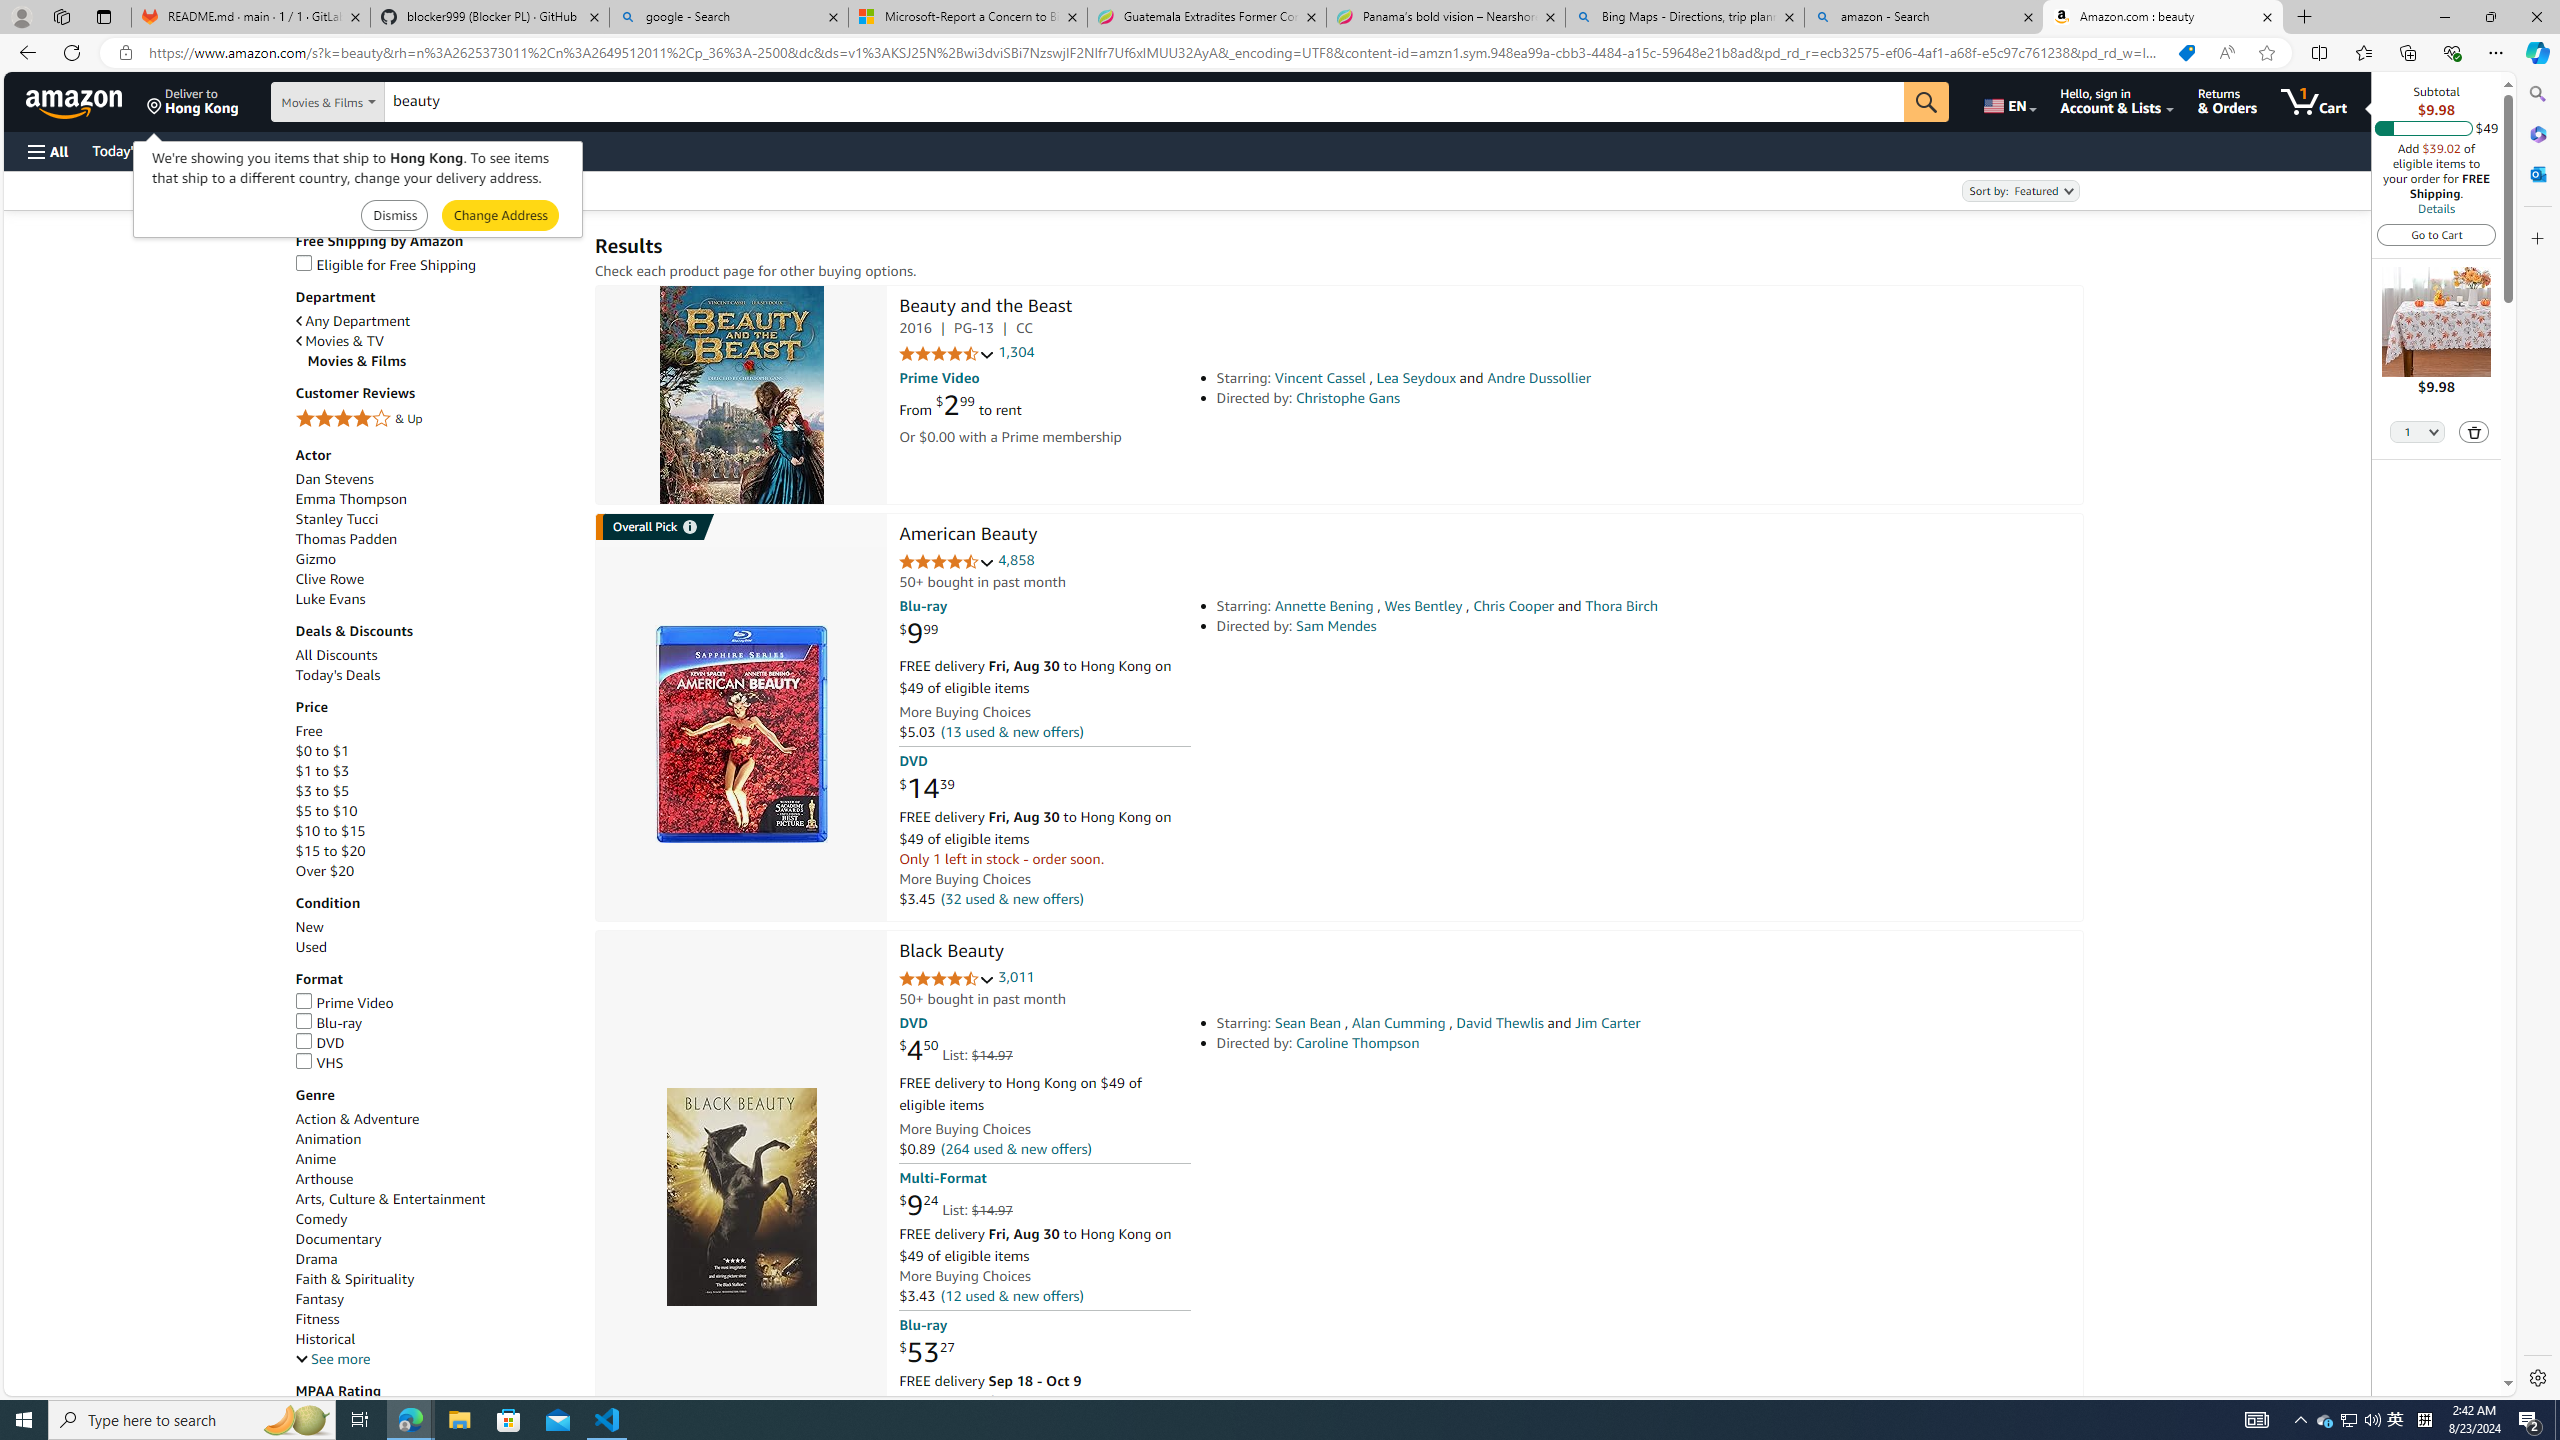  What do you see at coordinates (331, 1359) in the screenshot?
I see `'See more, Genre'` at bounding box center [331, 1359].